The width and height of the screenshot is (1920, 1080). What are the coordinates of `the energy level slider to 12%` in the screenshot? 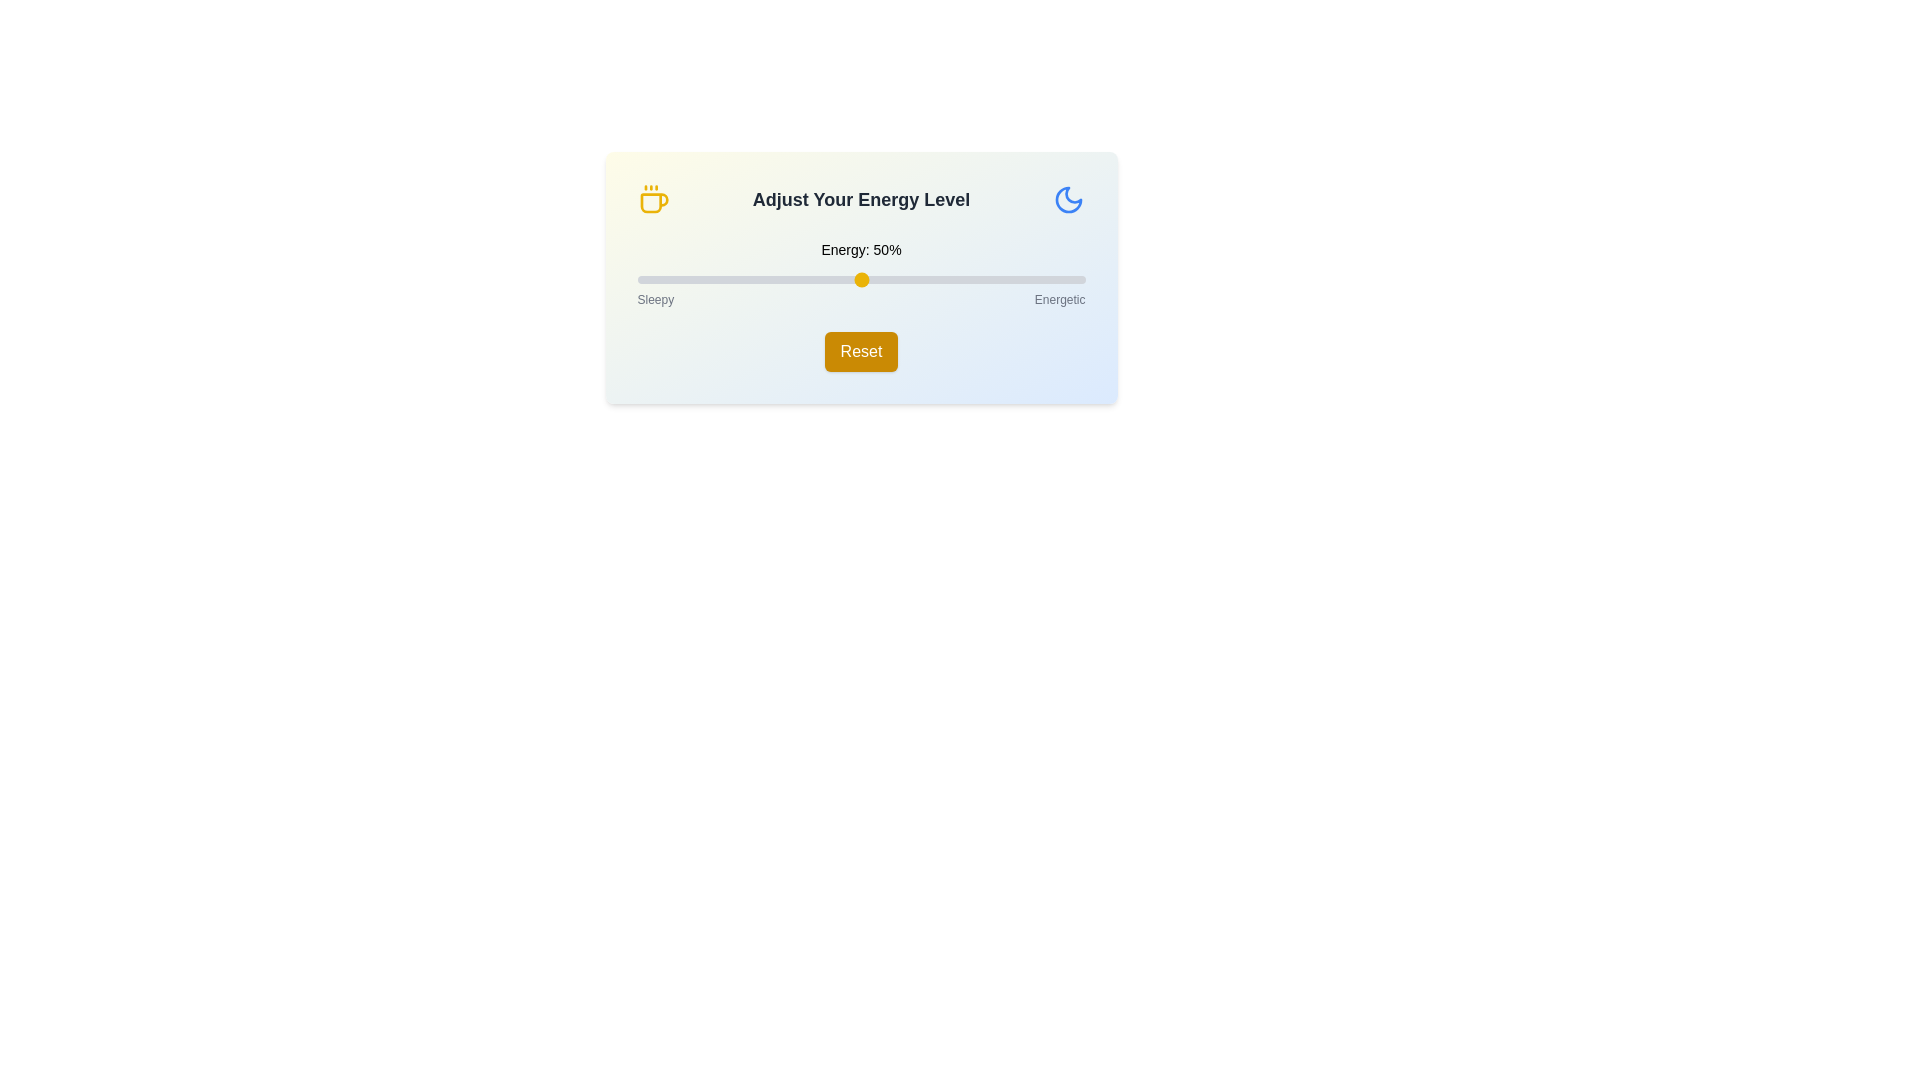 It's located at (691, 280).